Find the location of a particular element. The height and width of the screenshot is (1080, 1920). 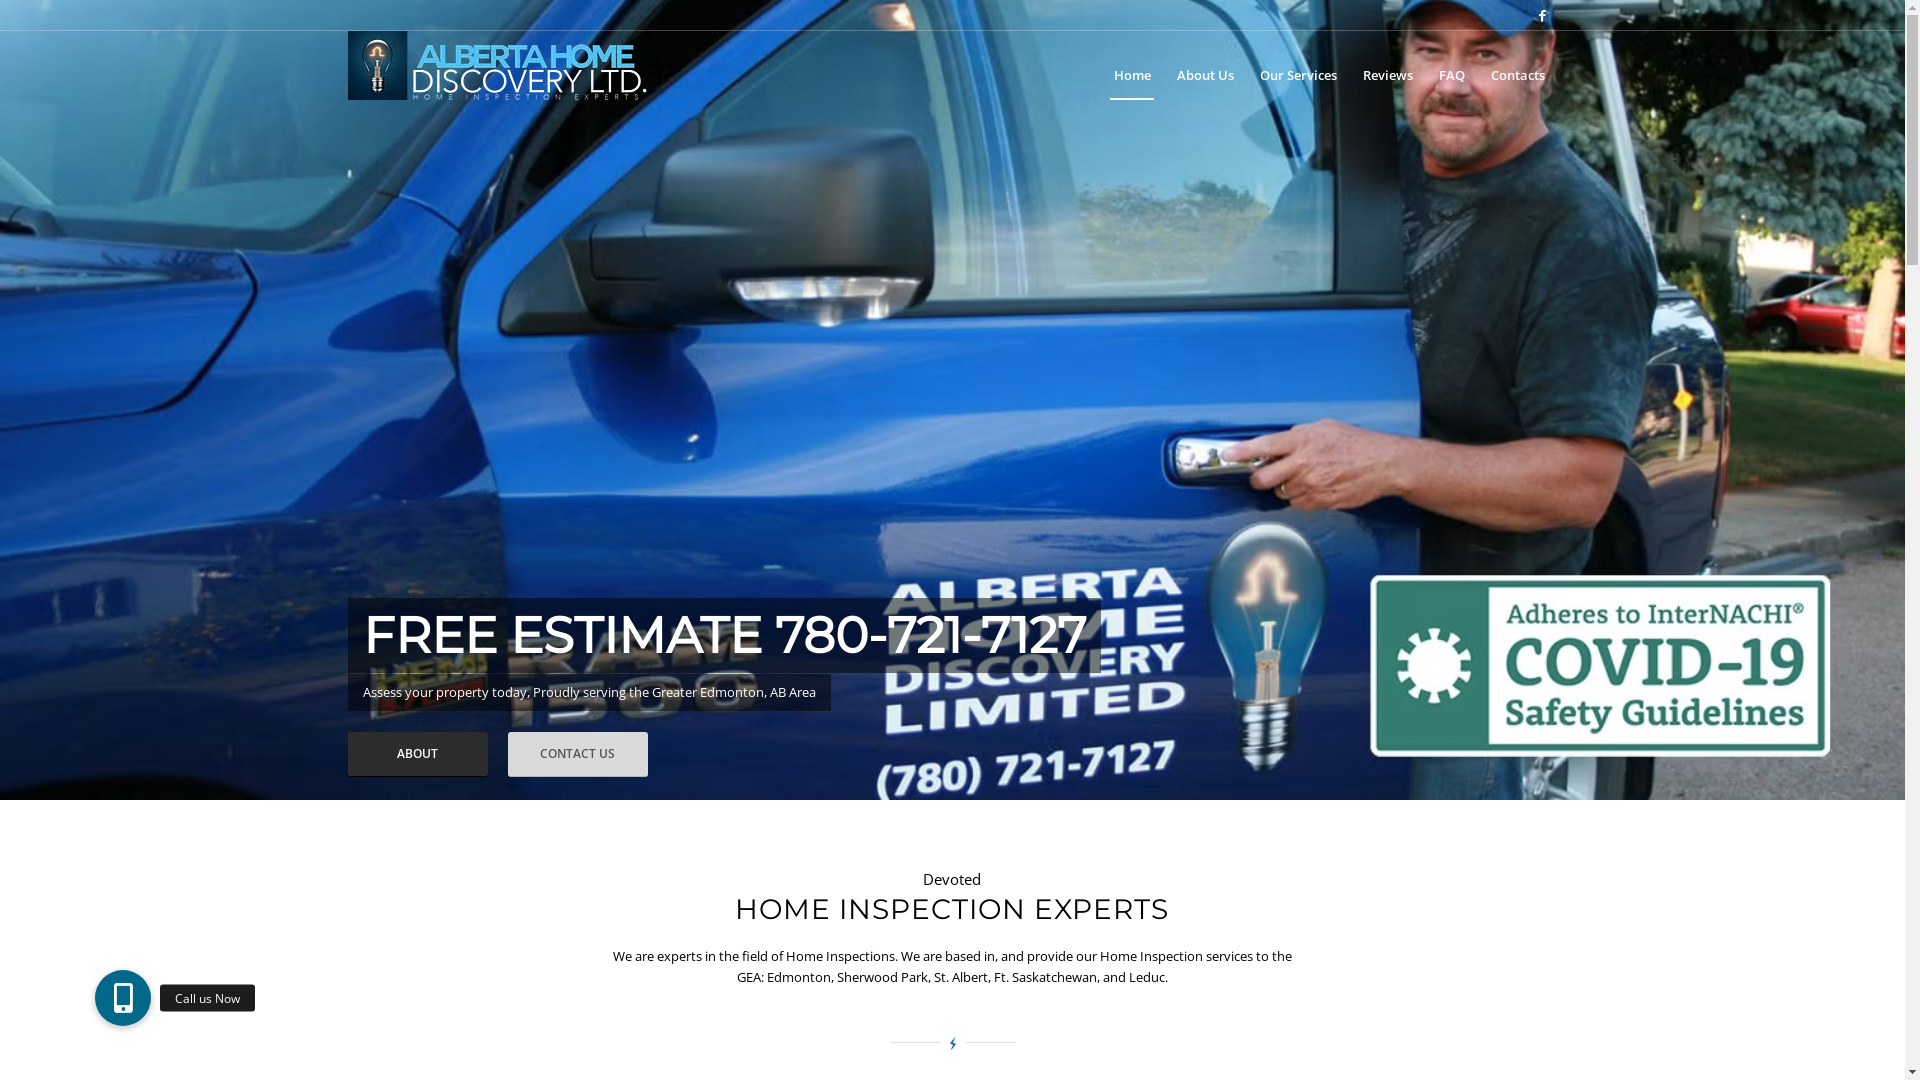

'FAQ' is located at coordinates (1451, 73).